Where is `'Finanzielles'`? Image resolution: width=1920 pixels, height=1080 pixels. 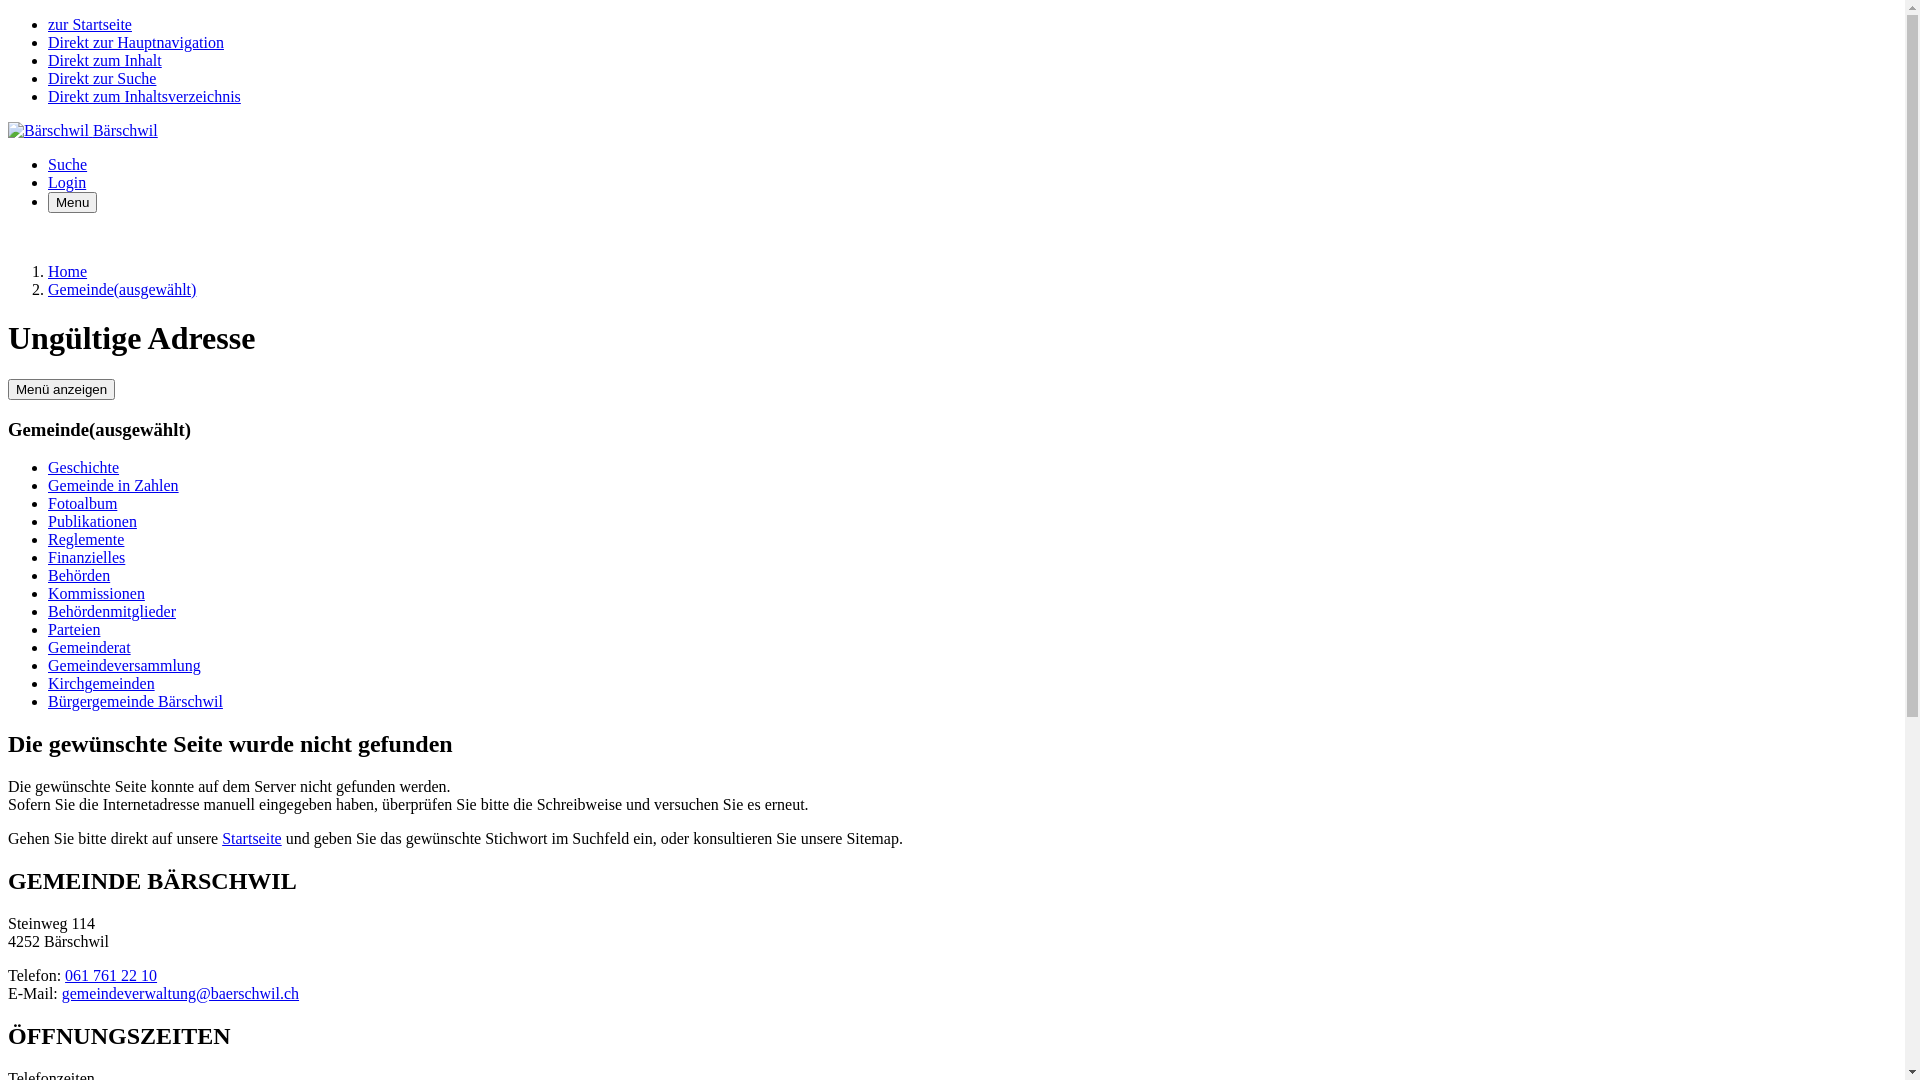 'Finanzielles' is located at coordinates (85, 557).